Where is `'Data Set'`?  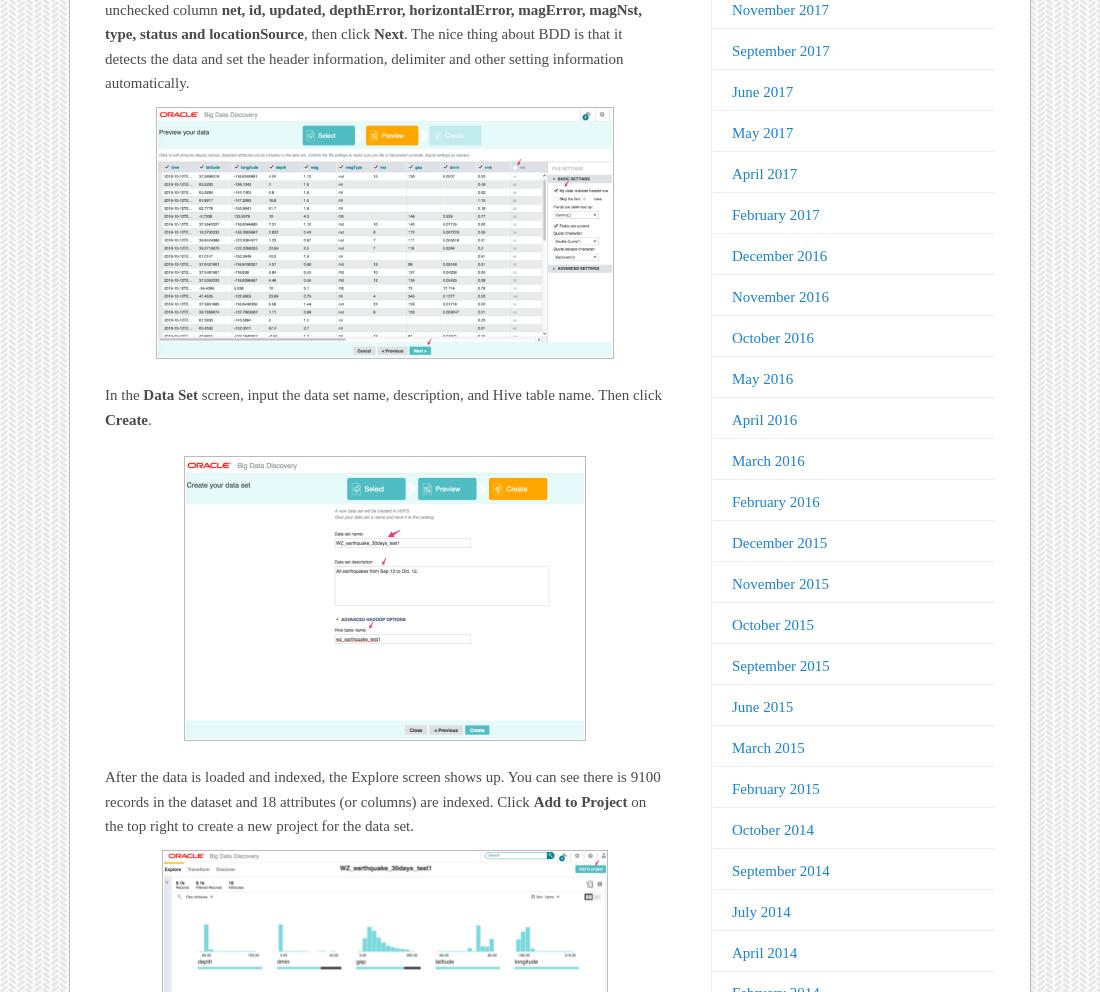 'Data Set' is located at coordinates (142, 395).